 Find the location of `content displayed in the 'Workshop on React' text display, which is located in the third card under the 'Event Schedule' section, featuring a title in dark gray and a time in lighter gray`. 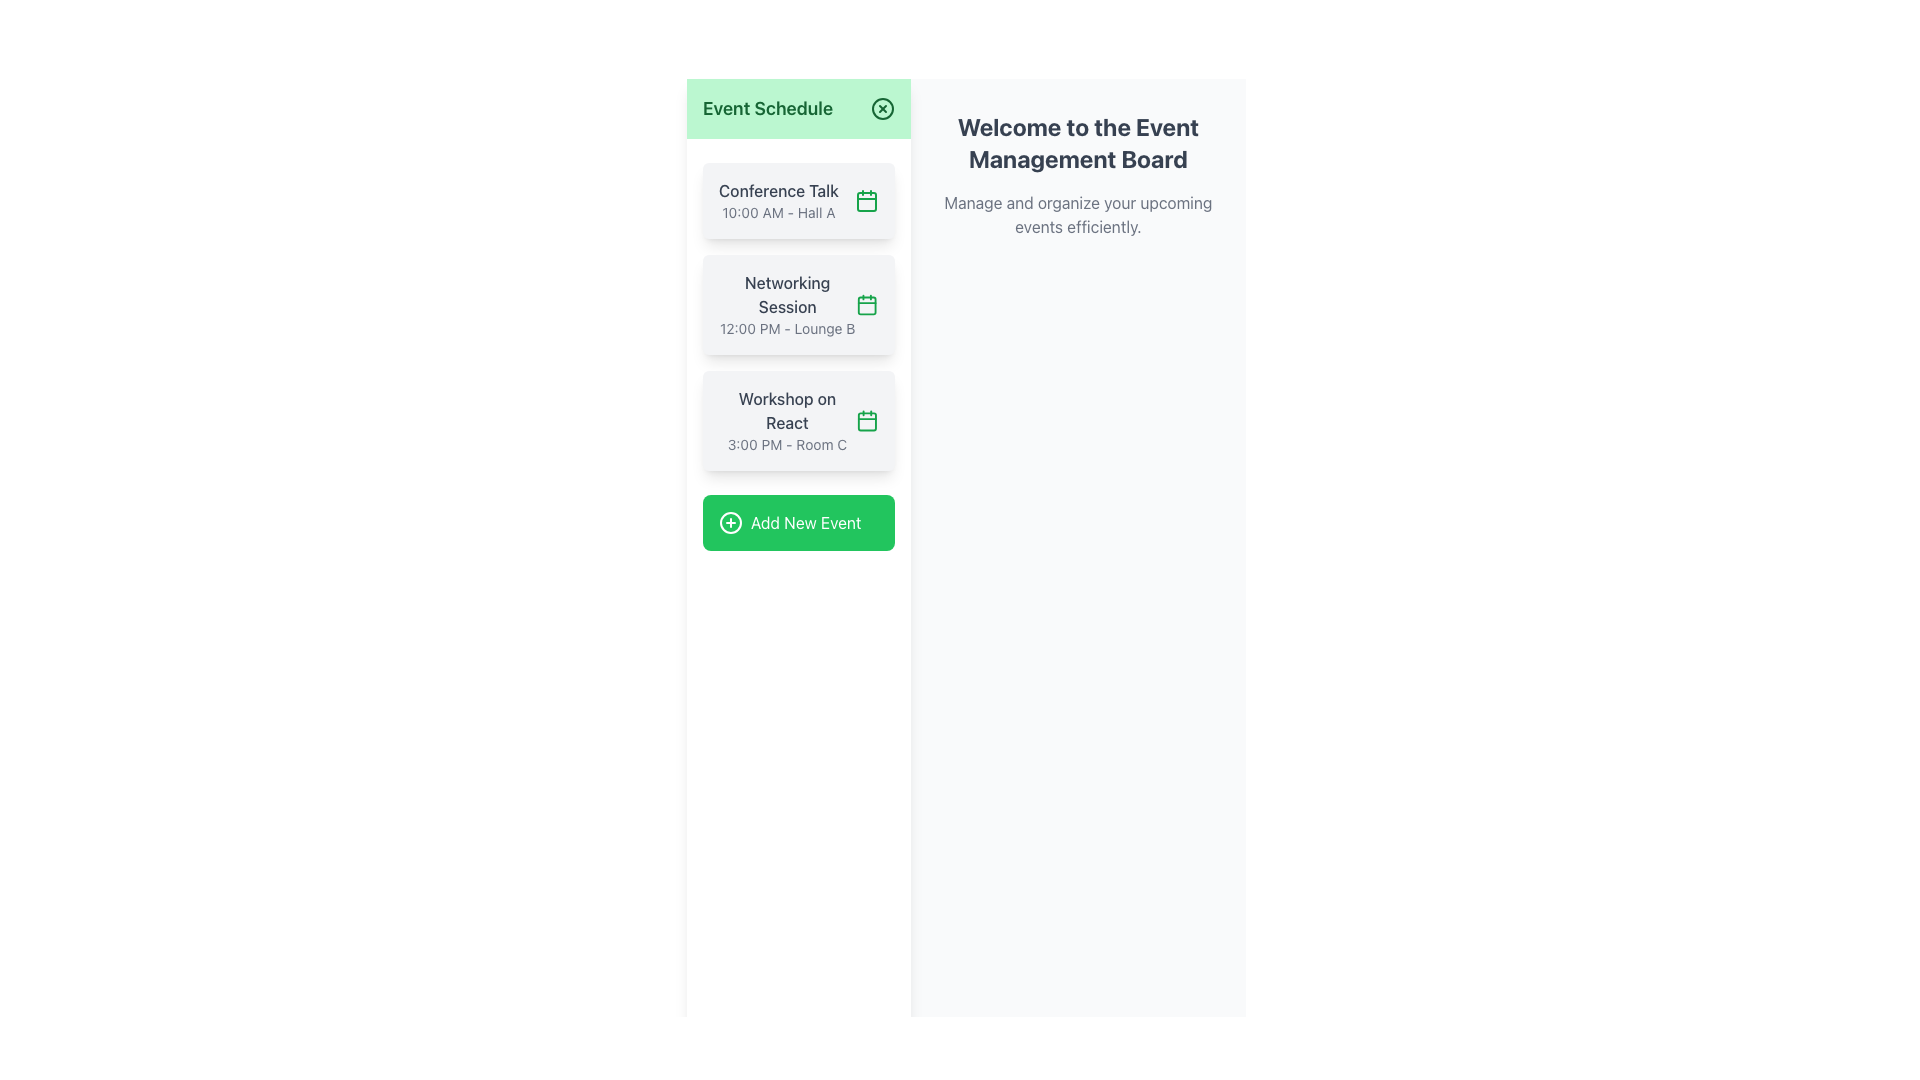

content displayed in the 'Workshop on React' text display, which is located in the third card under the 'Event Schedule' section, featuring a title in dark gray and a time in lighter gray is located at coordinates (786, 419).